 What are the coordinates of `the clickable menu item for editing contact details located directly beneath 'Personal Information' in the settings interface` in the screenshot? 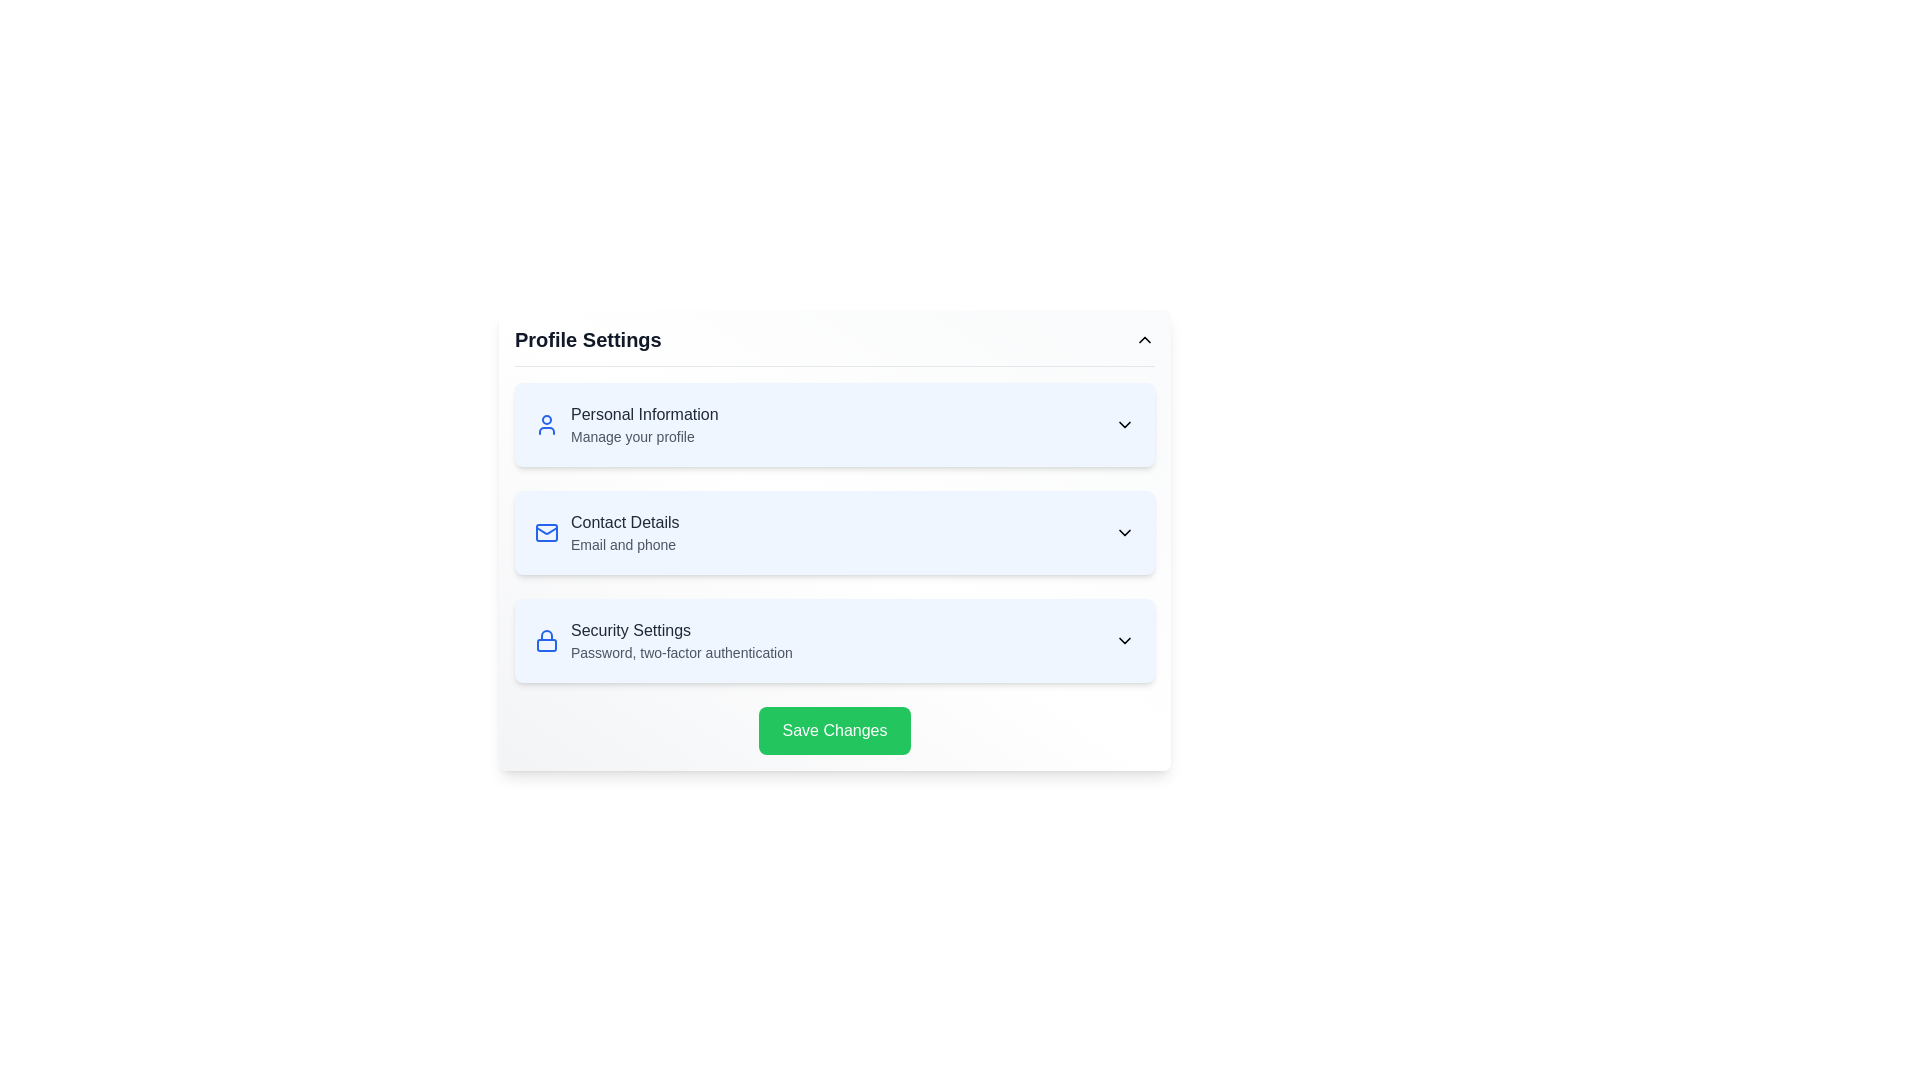 It's located at (835, 531).